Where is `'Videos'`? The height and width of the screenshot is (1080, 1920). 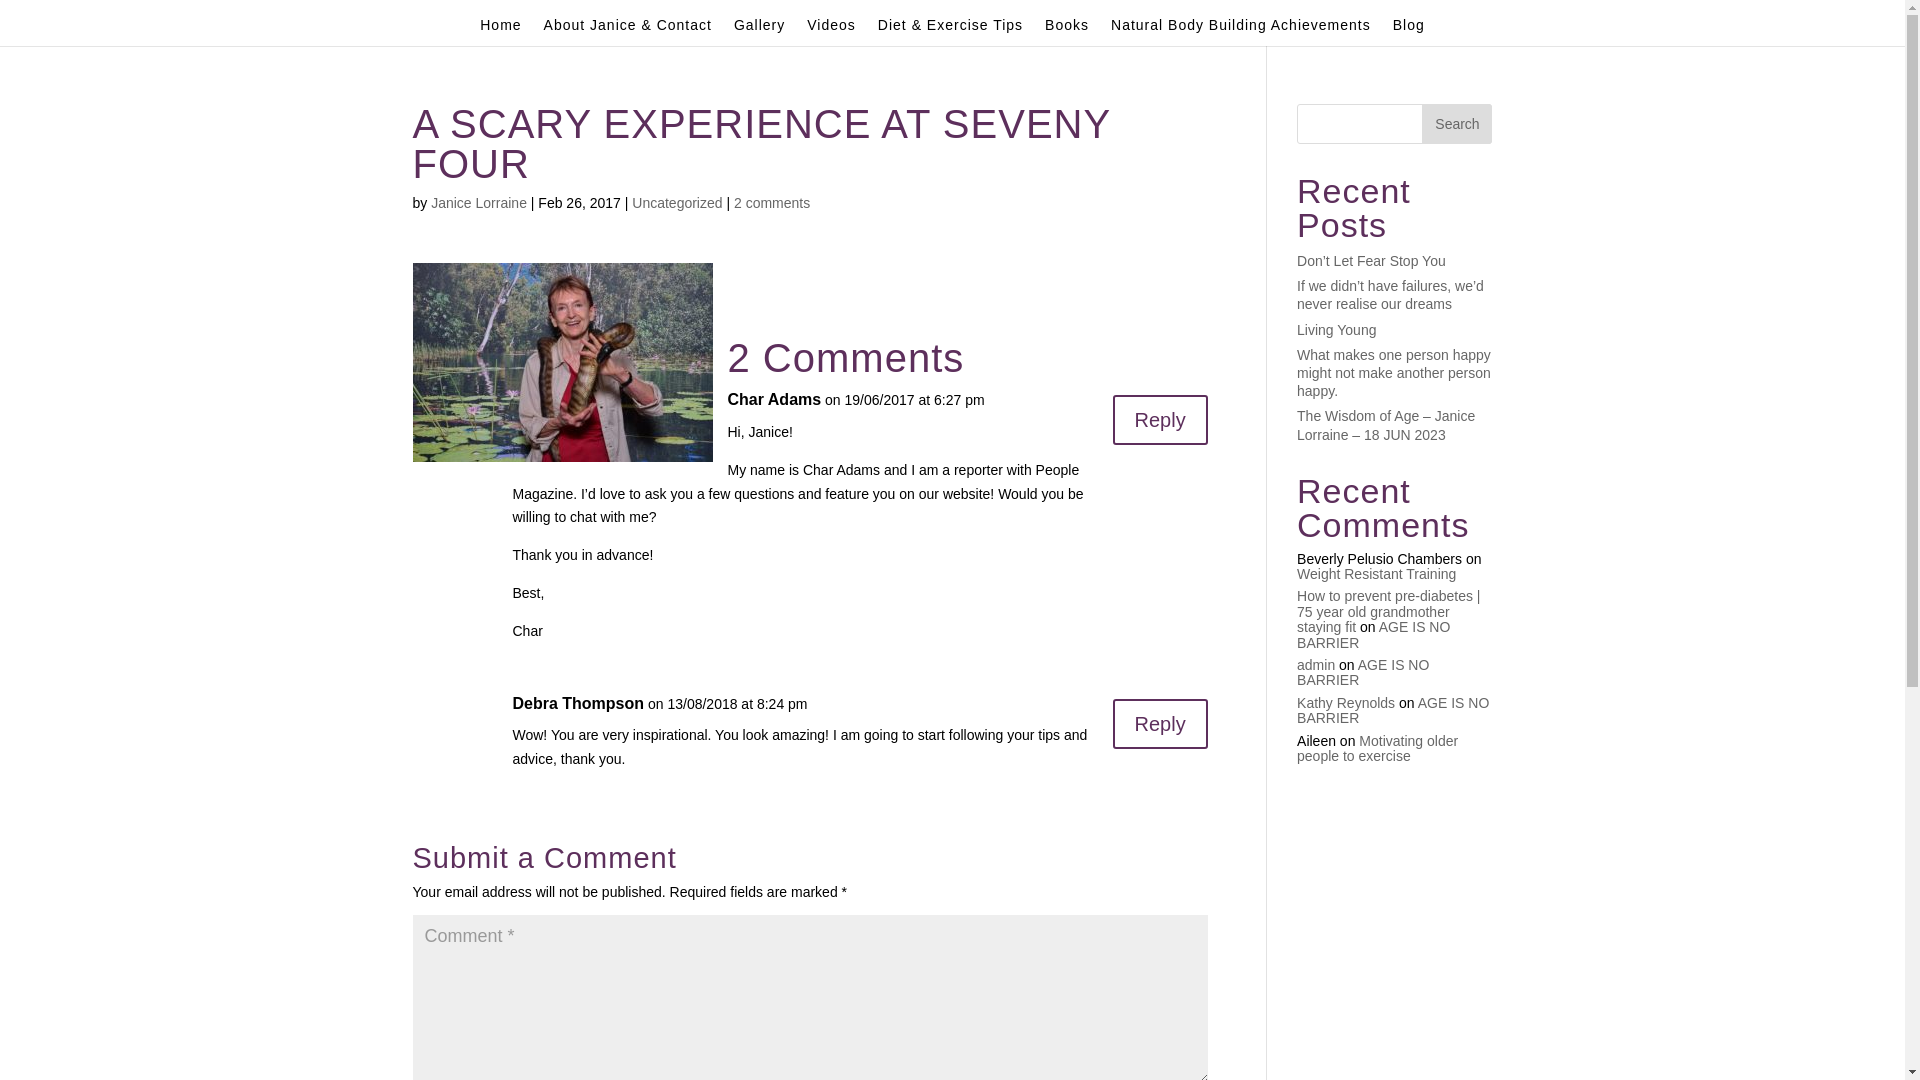 'Videos' is located at coordinates (806, 31).